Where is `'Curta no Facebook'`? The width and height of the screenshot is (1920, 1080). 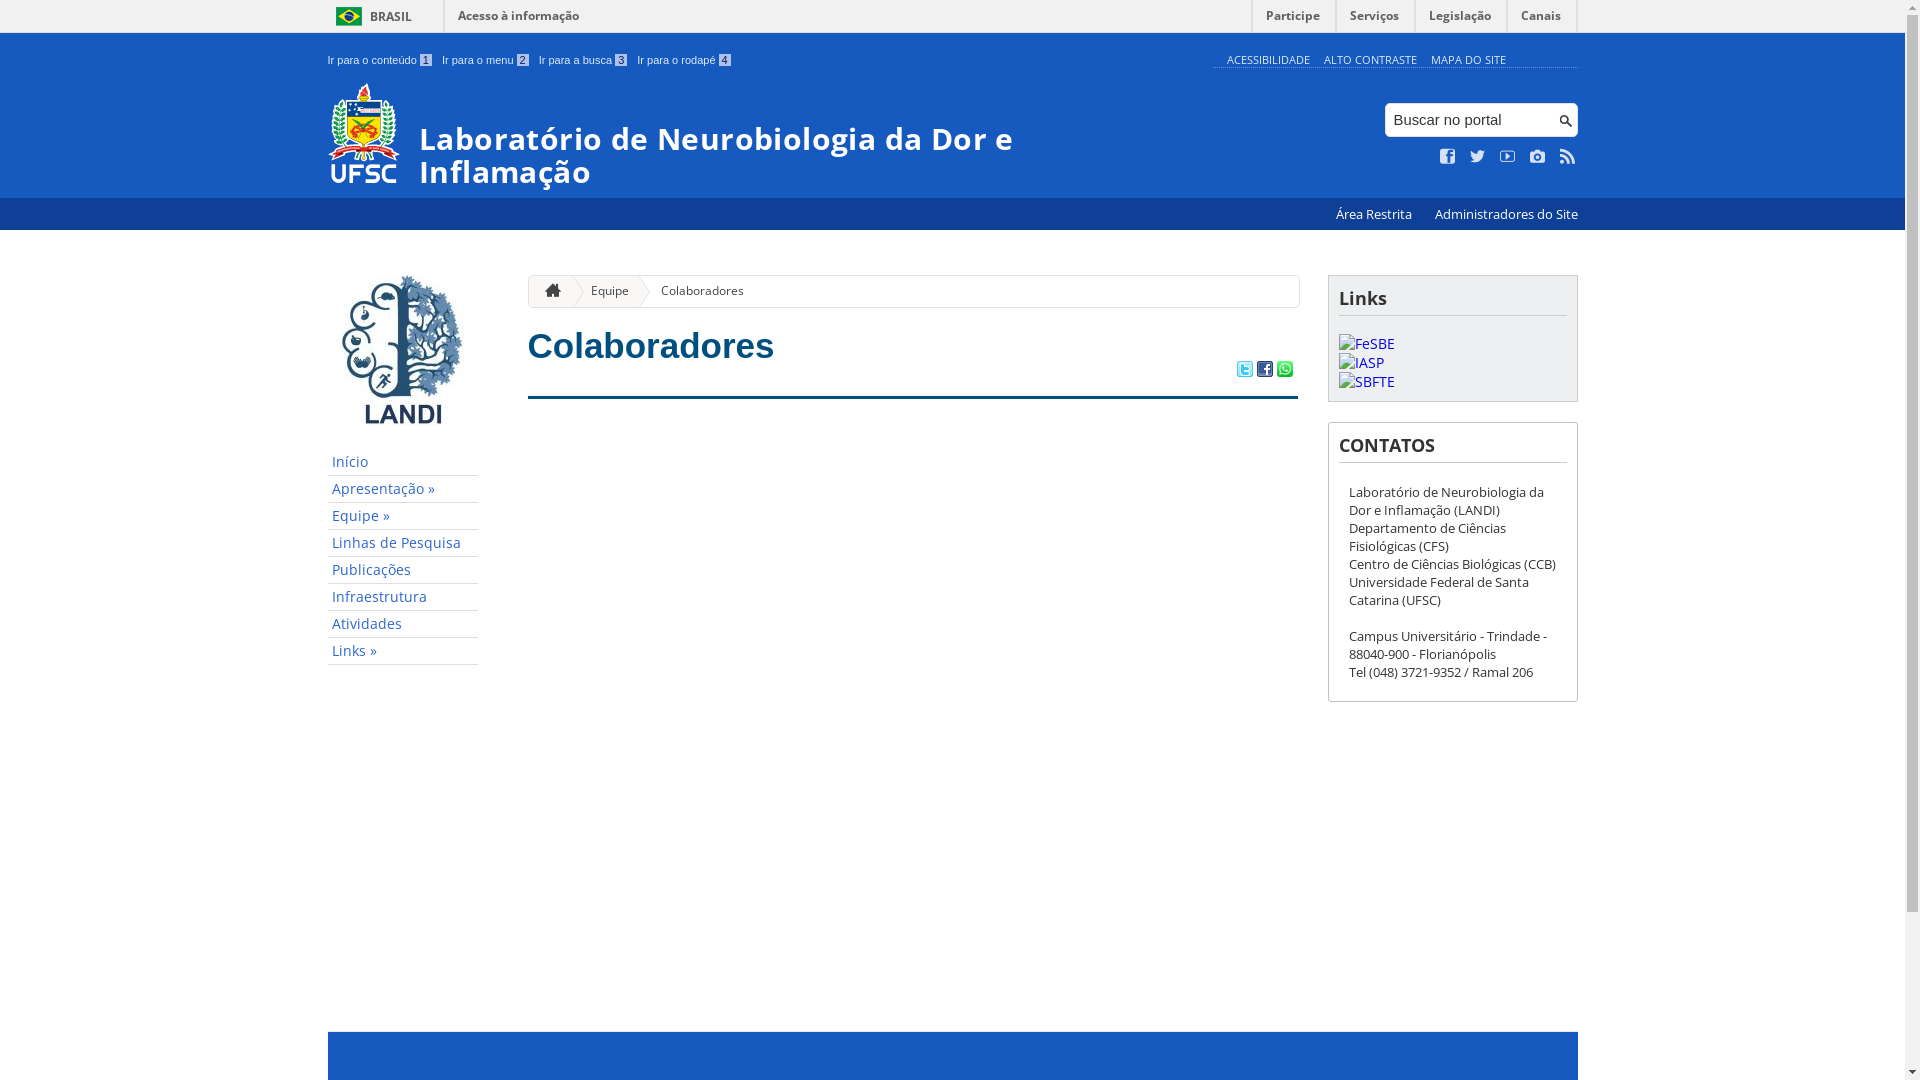 'Curta no Facebook' is located at coordinates (1440, 156).